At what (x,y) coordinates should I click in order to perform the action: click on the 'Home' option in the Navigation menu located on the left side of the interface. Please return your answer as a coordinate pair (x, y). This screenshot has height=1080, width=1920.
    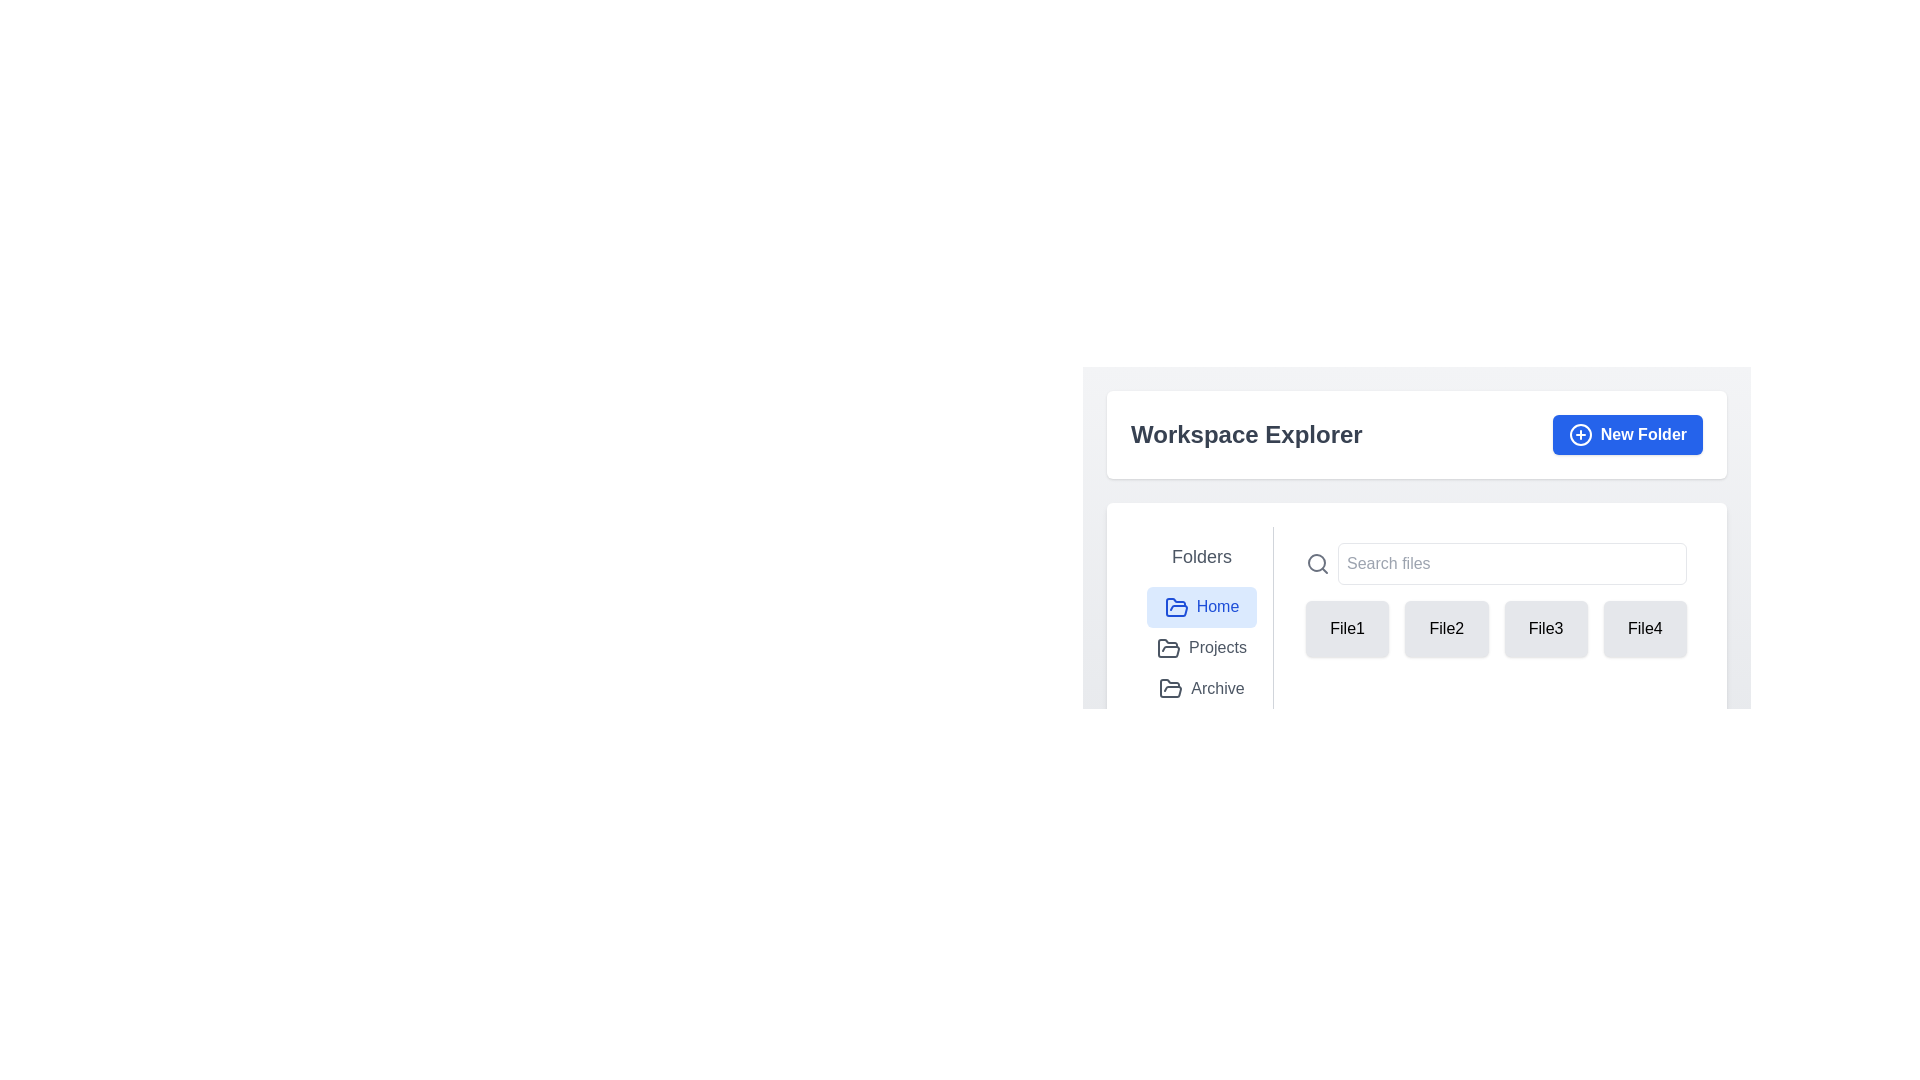
    Looking at the image, I should click on (1201, 625).